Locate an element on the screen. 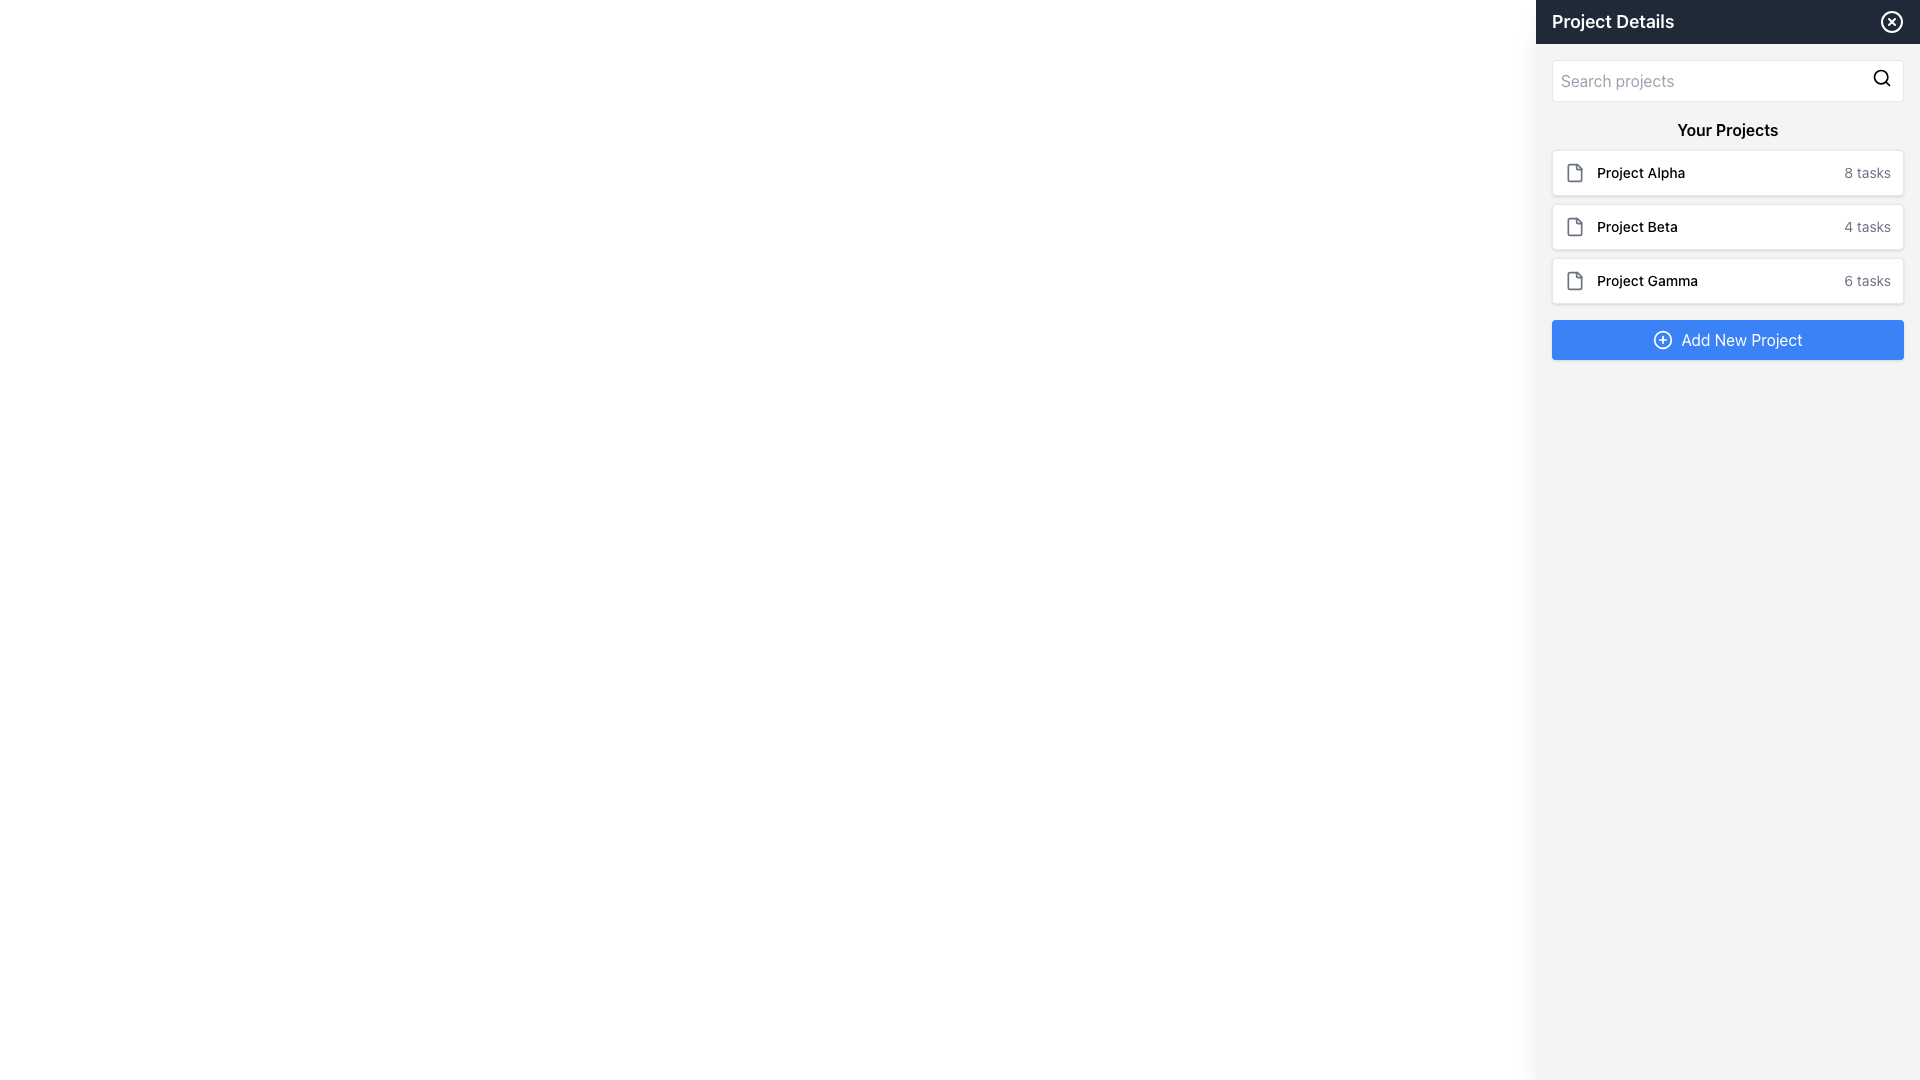 This screenshot has height=1080, width=1920. the small gray file icon representing 'Project Gamma' in the 'Your Projects' section of the sidebar is located at coordinates (1573, 281).